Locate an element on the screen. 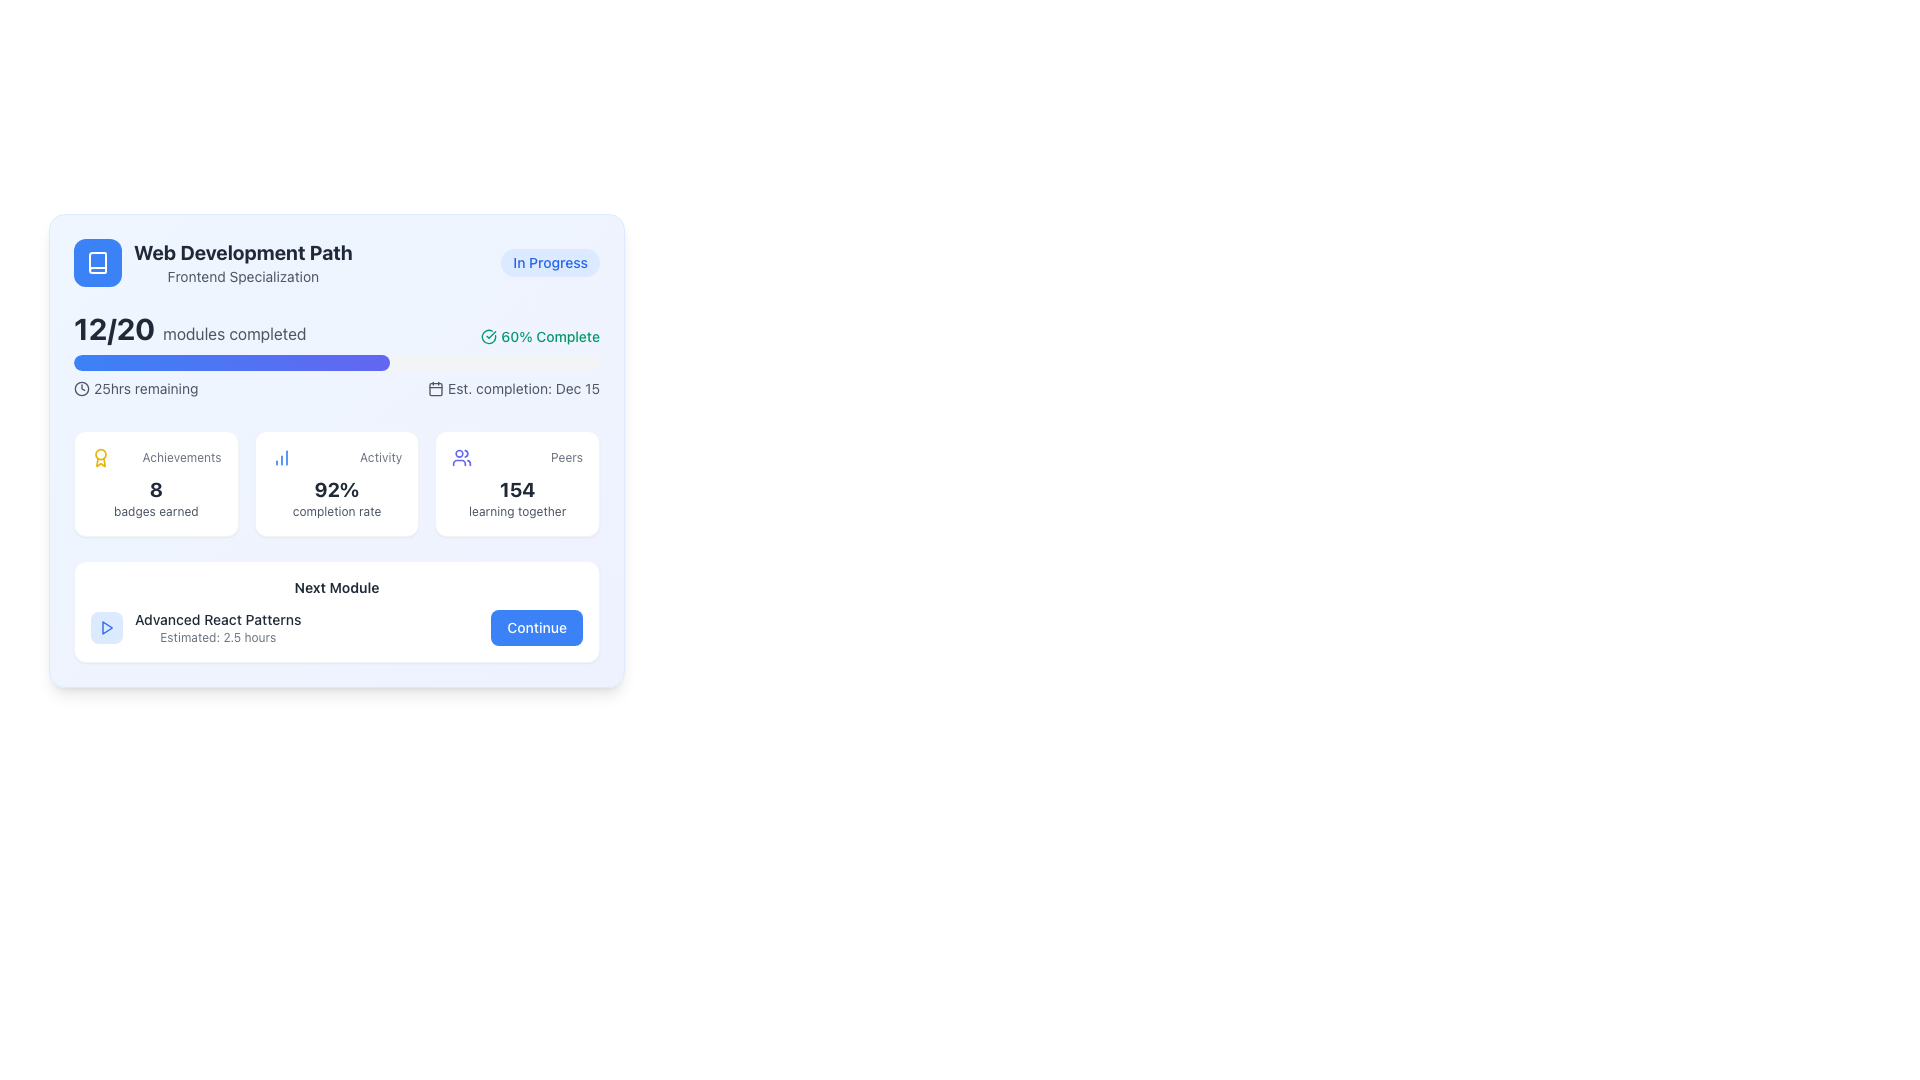 The height and width of the screenshot is (1080, 1920). the icon representing a group of people located in the 'Peers' section, just to the left of the text '154 learning together' is located at coordinates (461, 458).